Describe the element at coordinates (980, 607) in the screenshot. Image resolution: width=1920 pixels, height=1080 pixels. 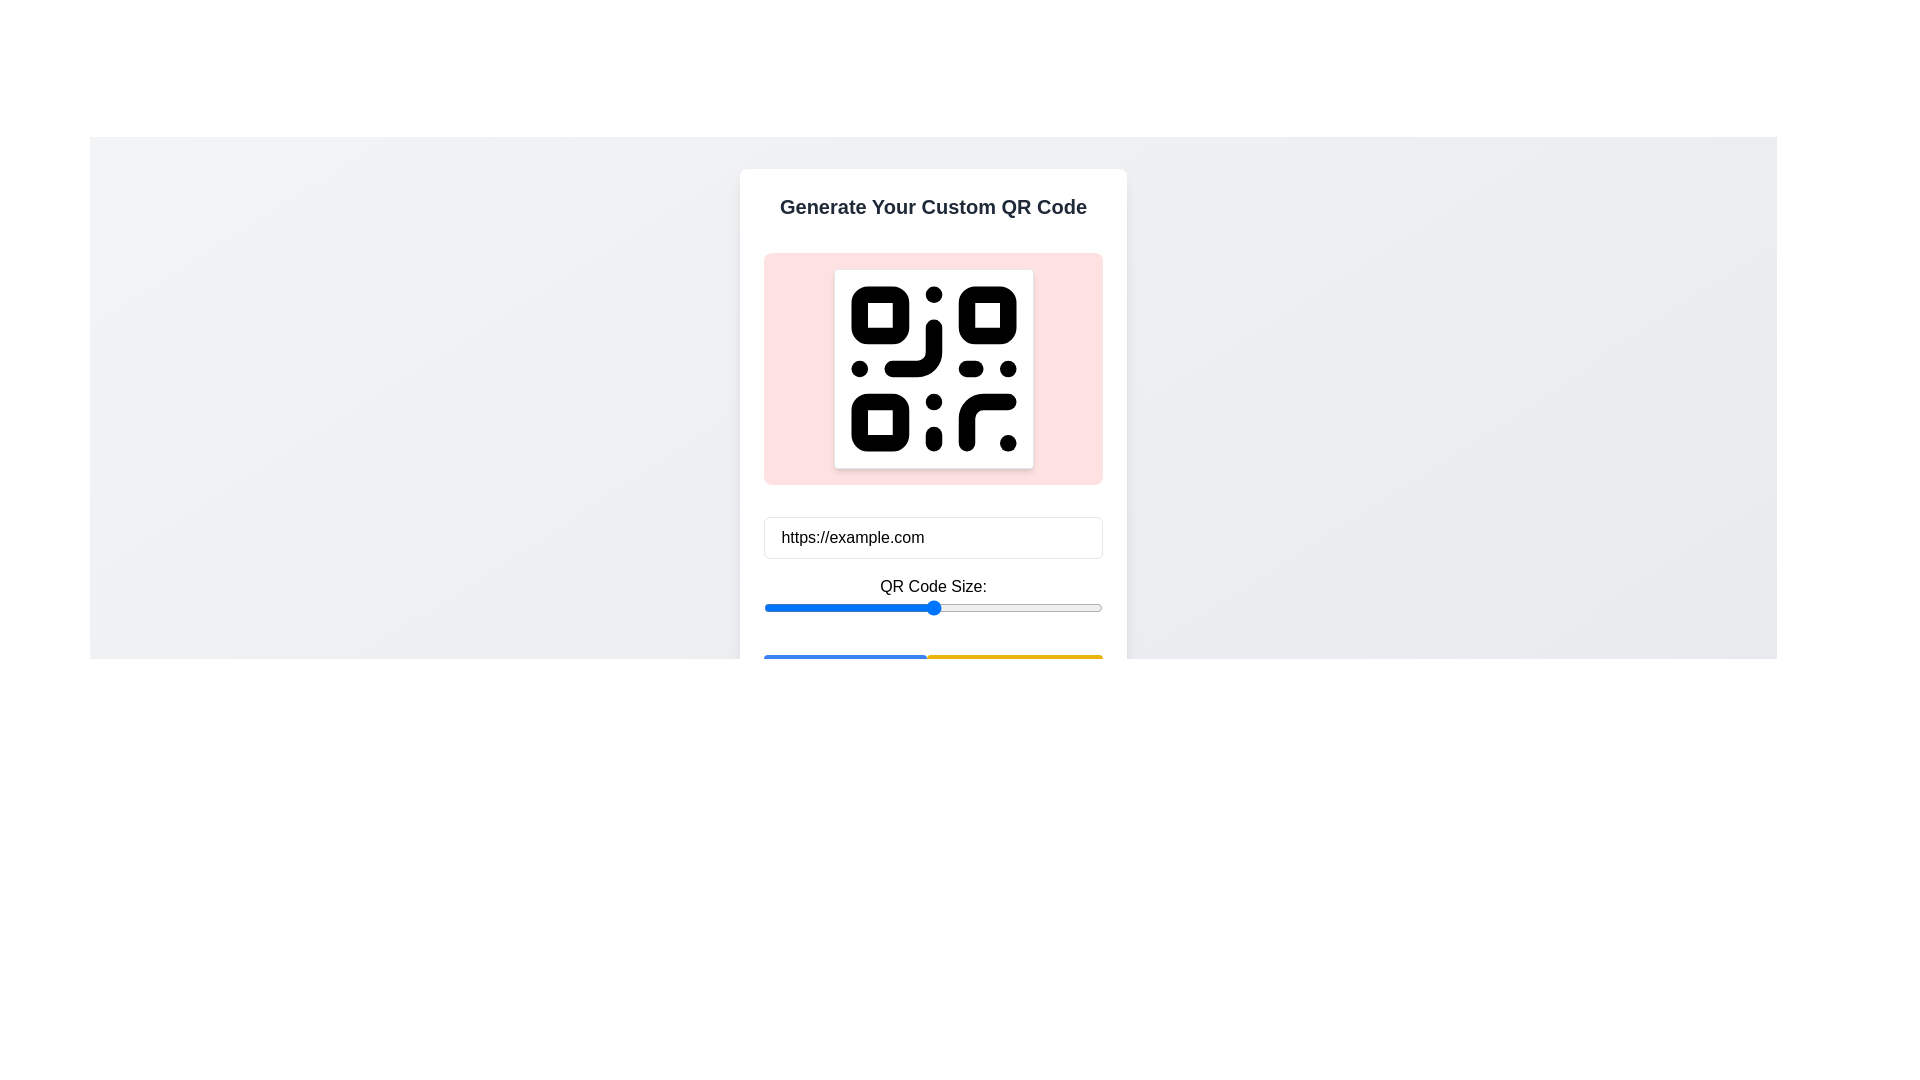
I see `QR code size` at that location.